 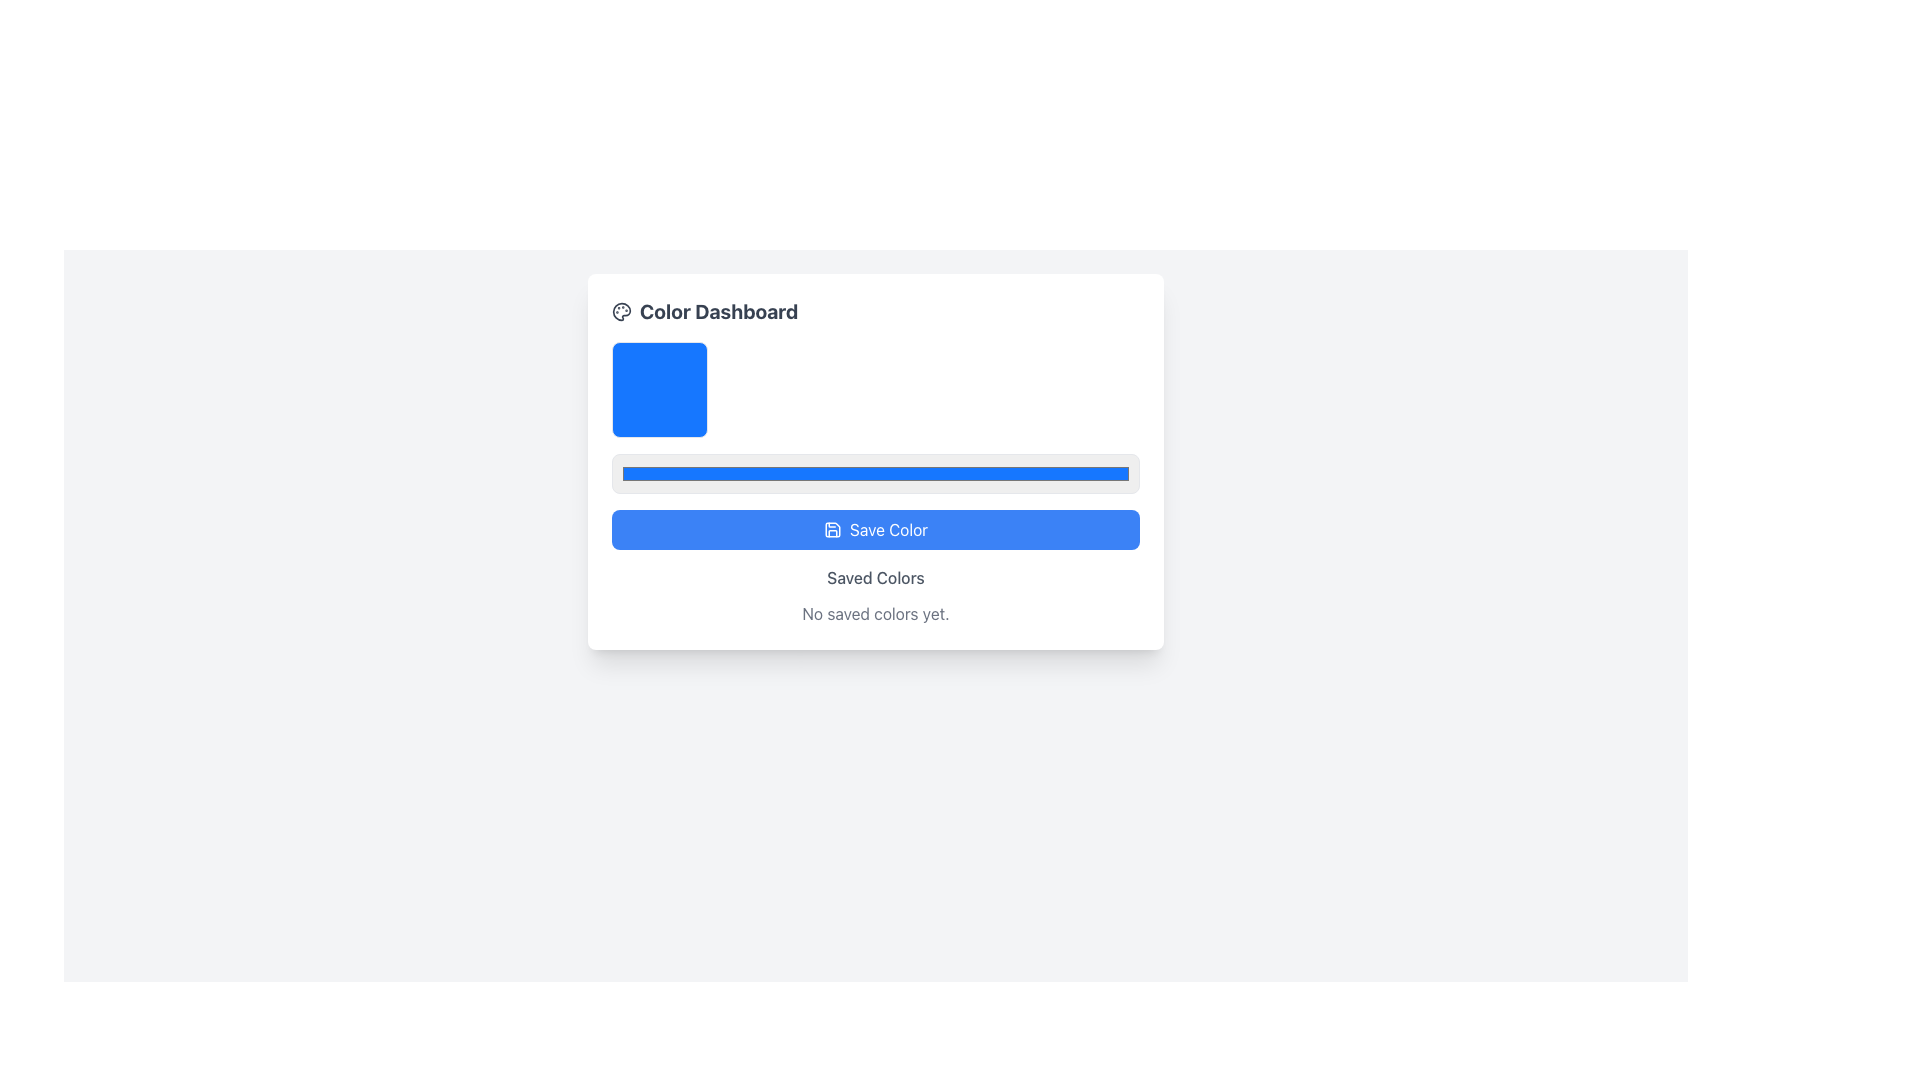 I want to click on the text label that reads 'Saved Colors', which is styled with a medium font weight and gray color, located above the smaller text label 'No saved colors yet.', so click(x=875, y=578).